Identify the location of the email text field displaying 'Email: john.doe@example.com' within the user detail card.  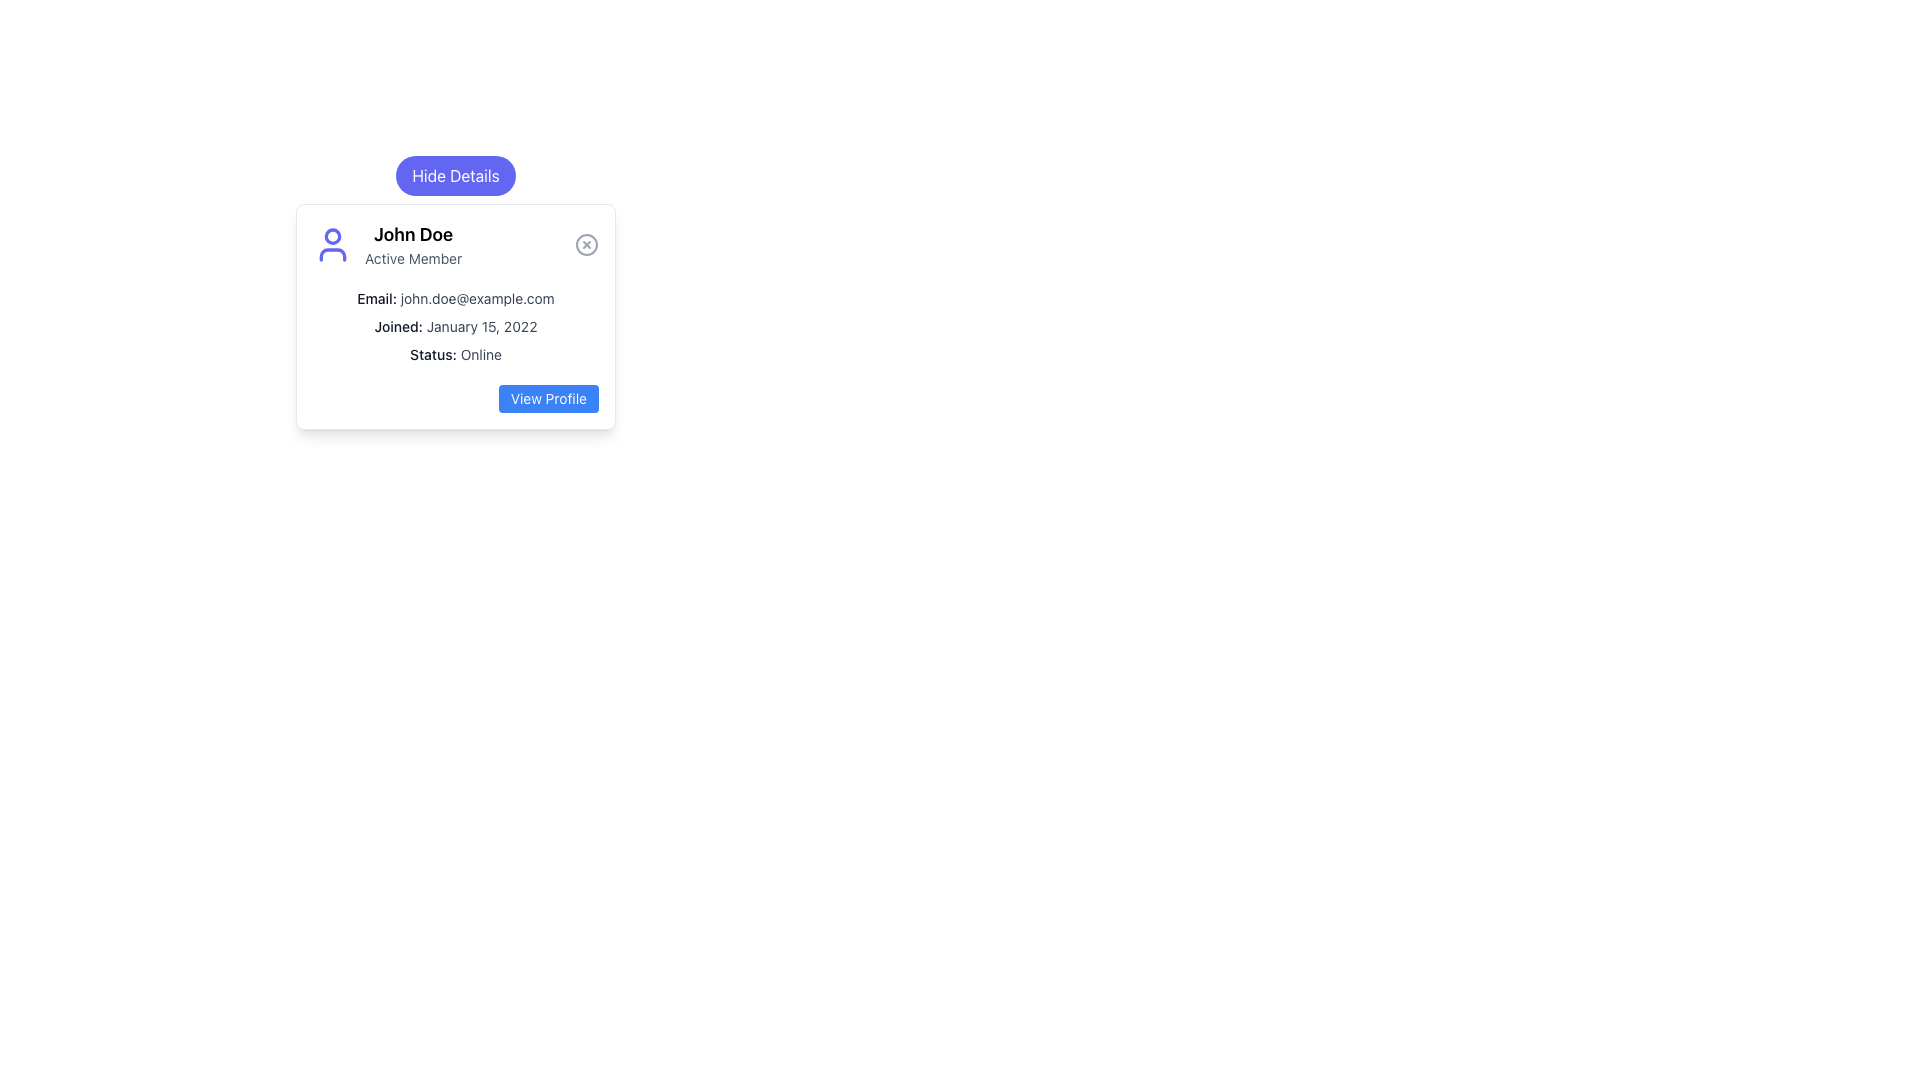
(455, 299).